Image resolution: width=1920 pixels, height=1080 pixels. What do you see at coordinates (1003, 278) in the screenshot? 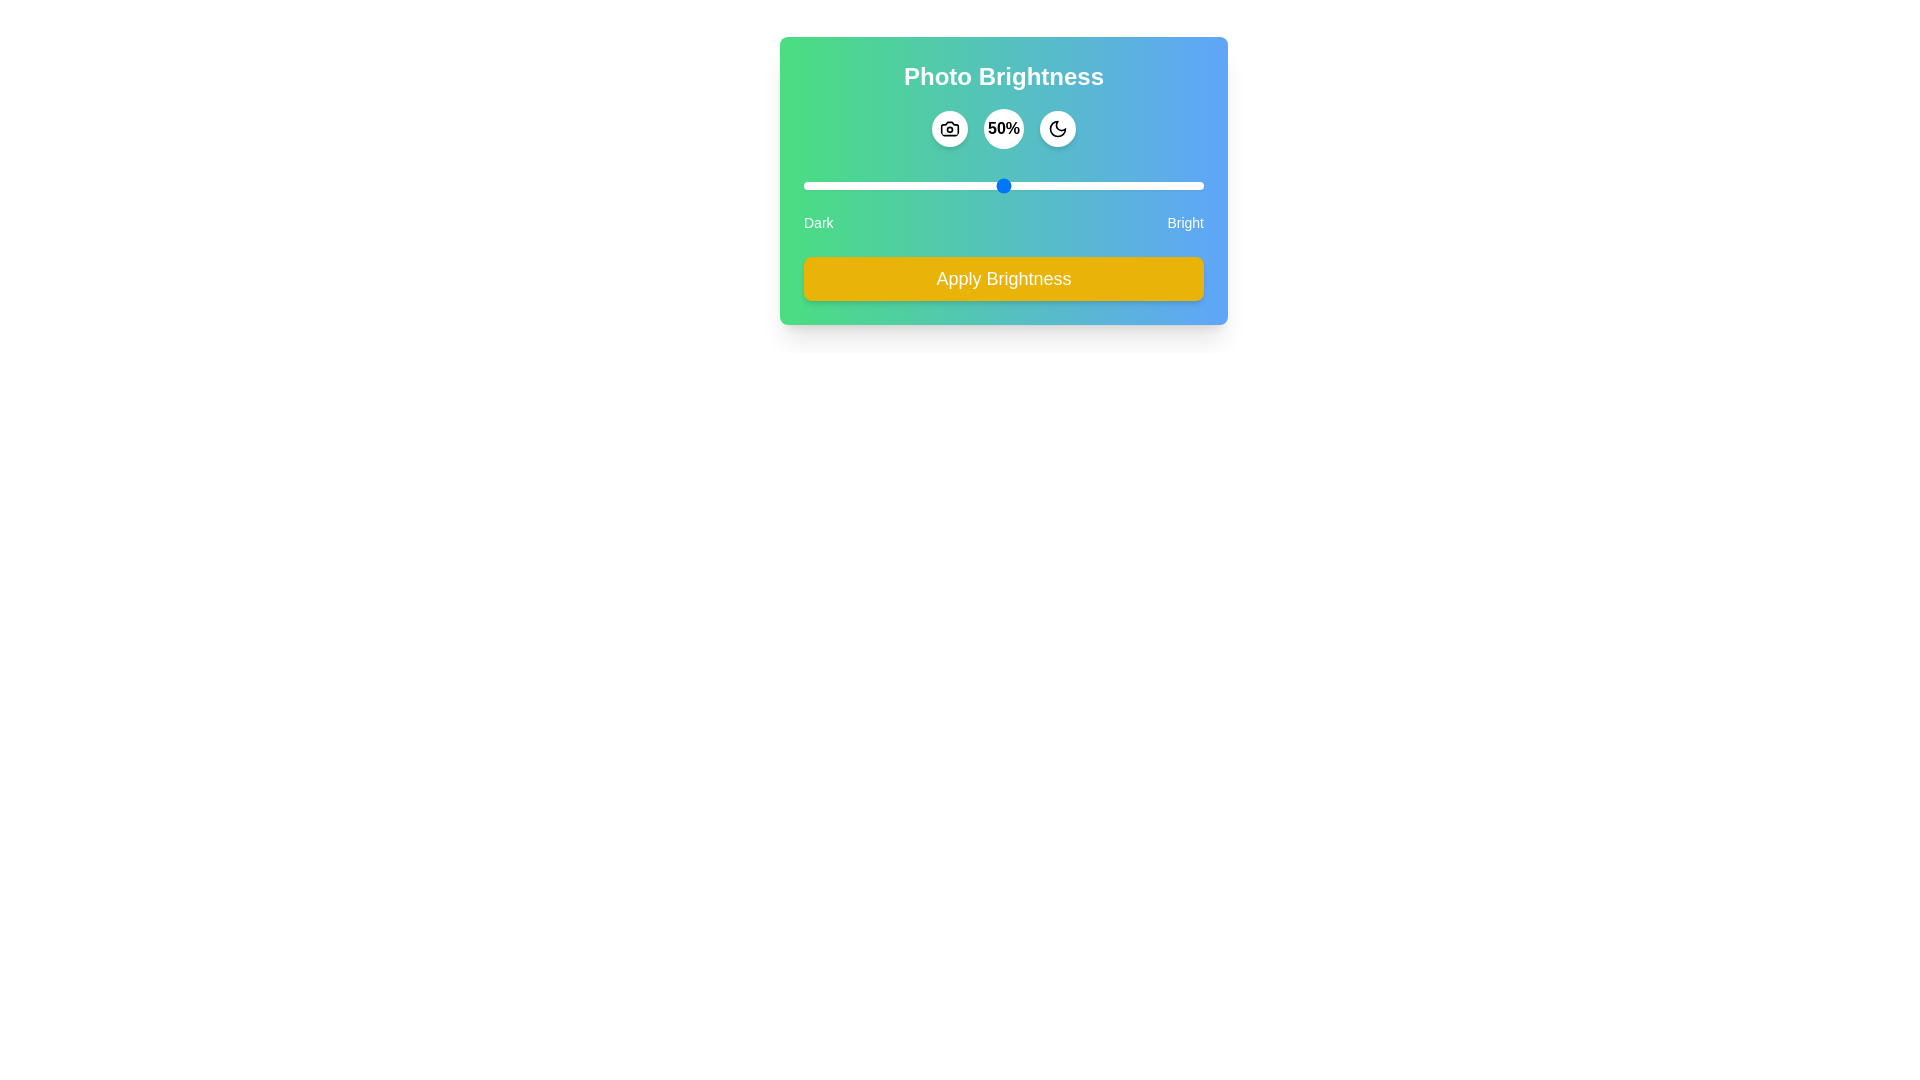
I see `the 'Apply Brightness' button to apply the current brightness setting` at bounding box center [1003, 278].